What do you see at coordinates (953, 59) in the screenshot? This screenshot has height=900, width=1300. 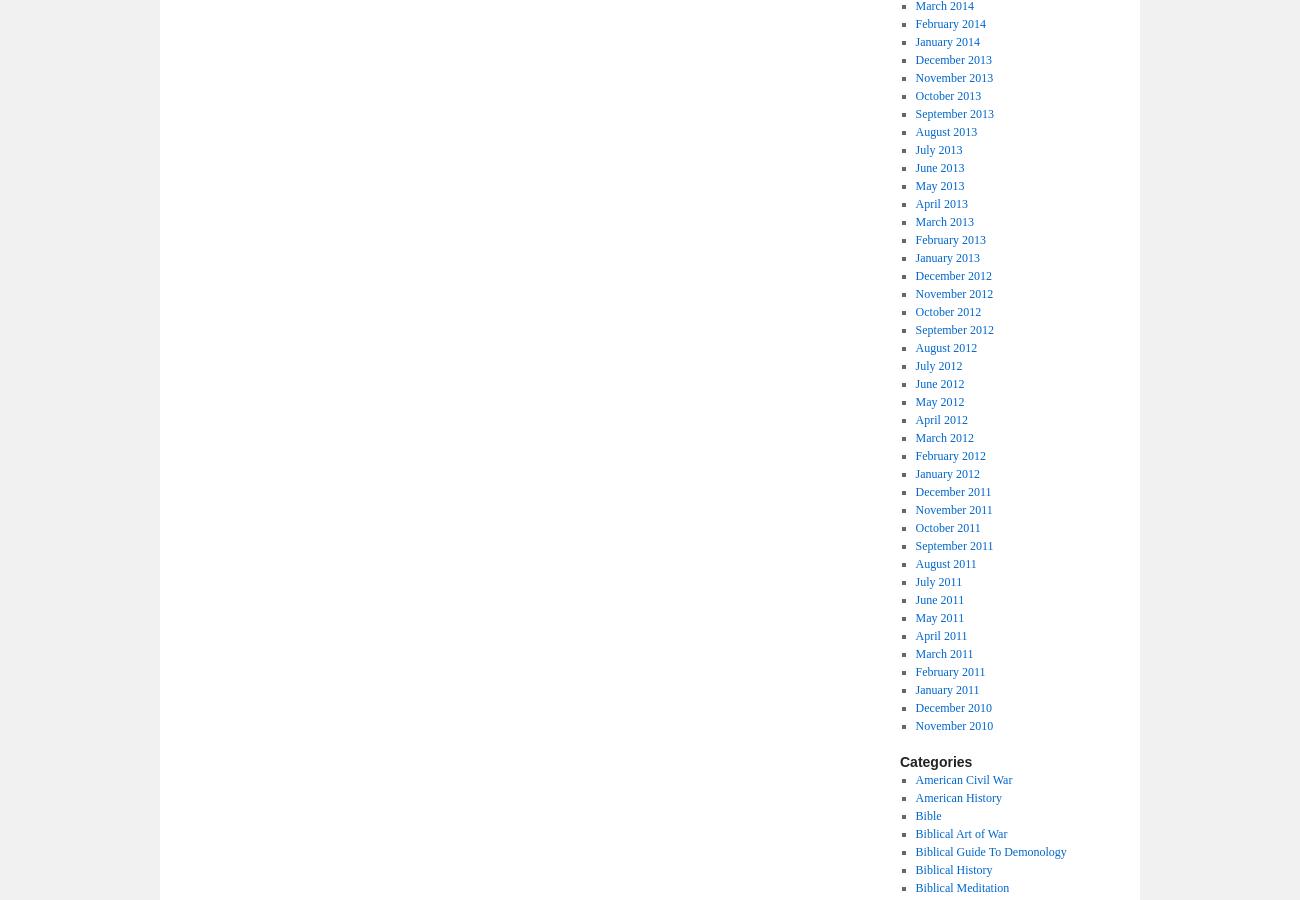 I see `'December 2013'` at bounding box center [953, 59].